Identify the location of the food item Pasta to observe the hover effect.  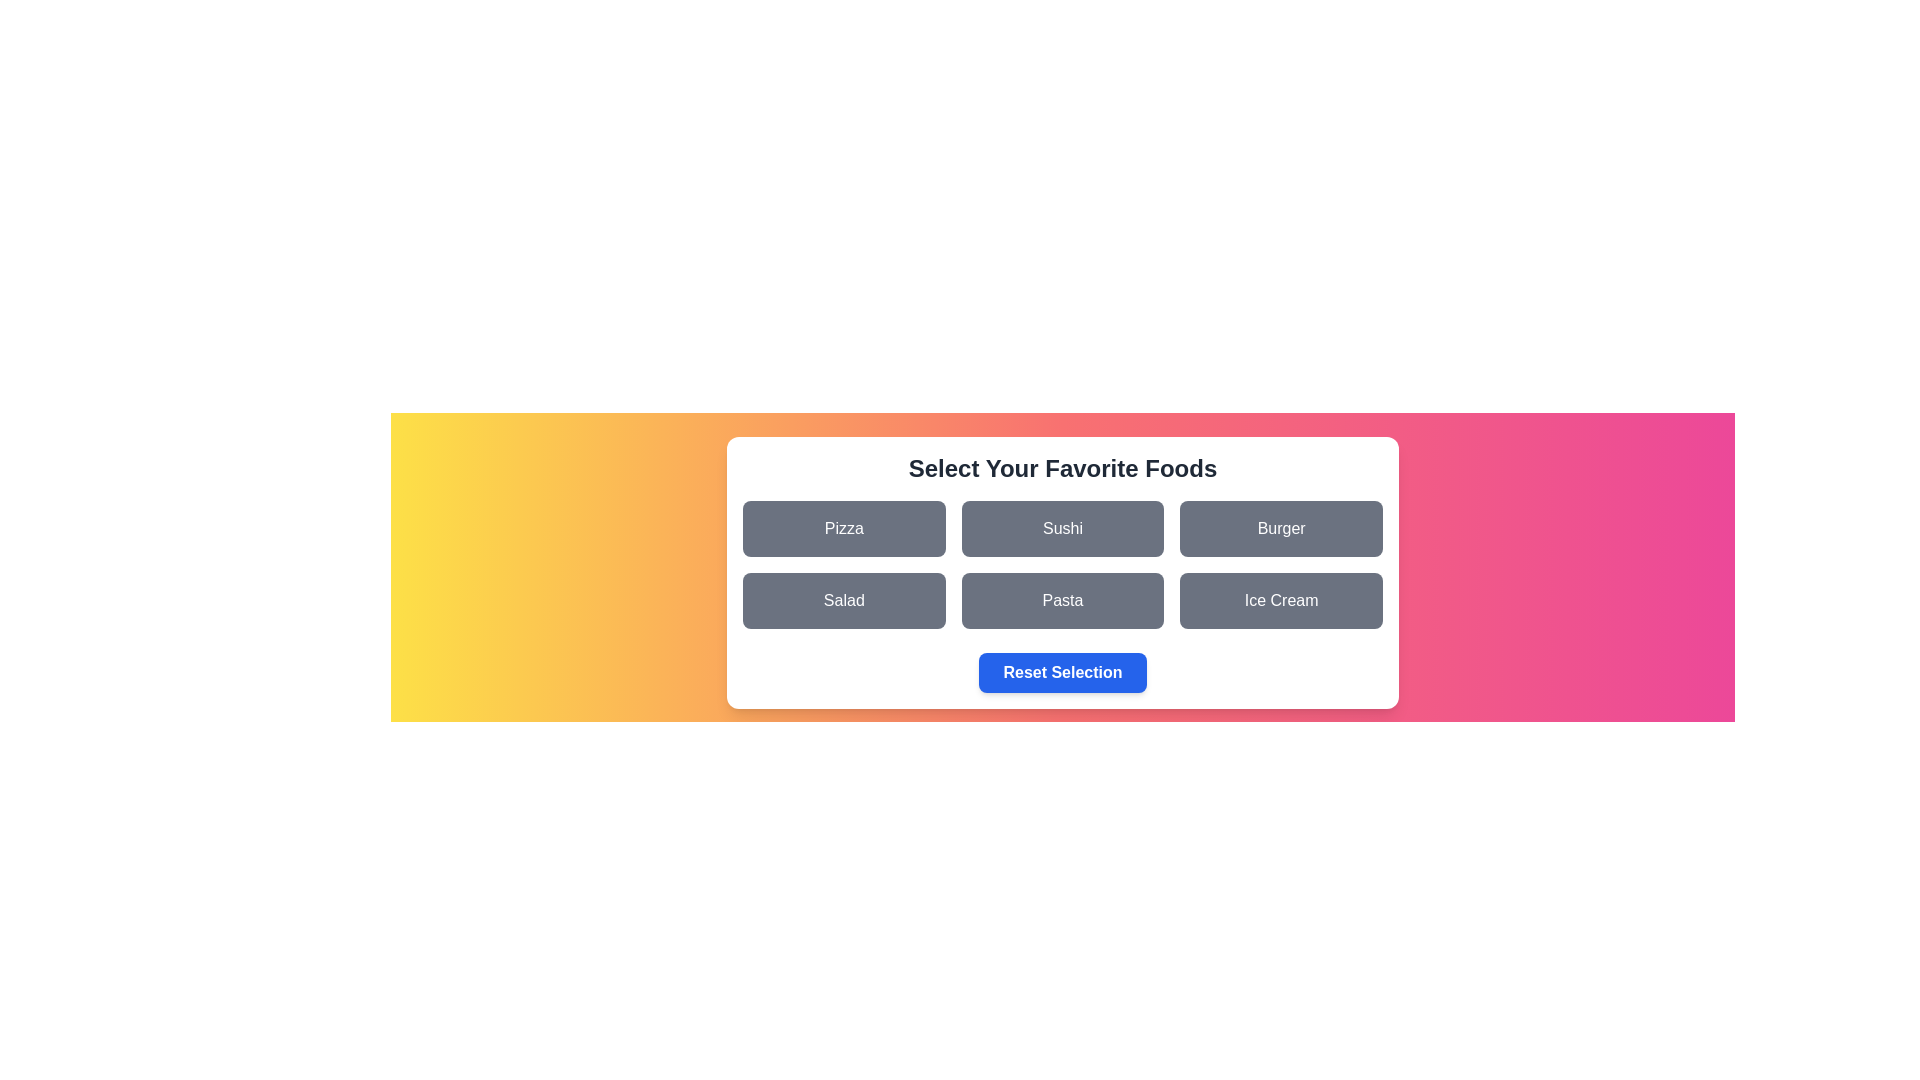
(1061, 600).